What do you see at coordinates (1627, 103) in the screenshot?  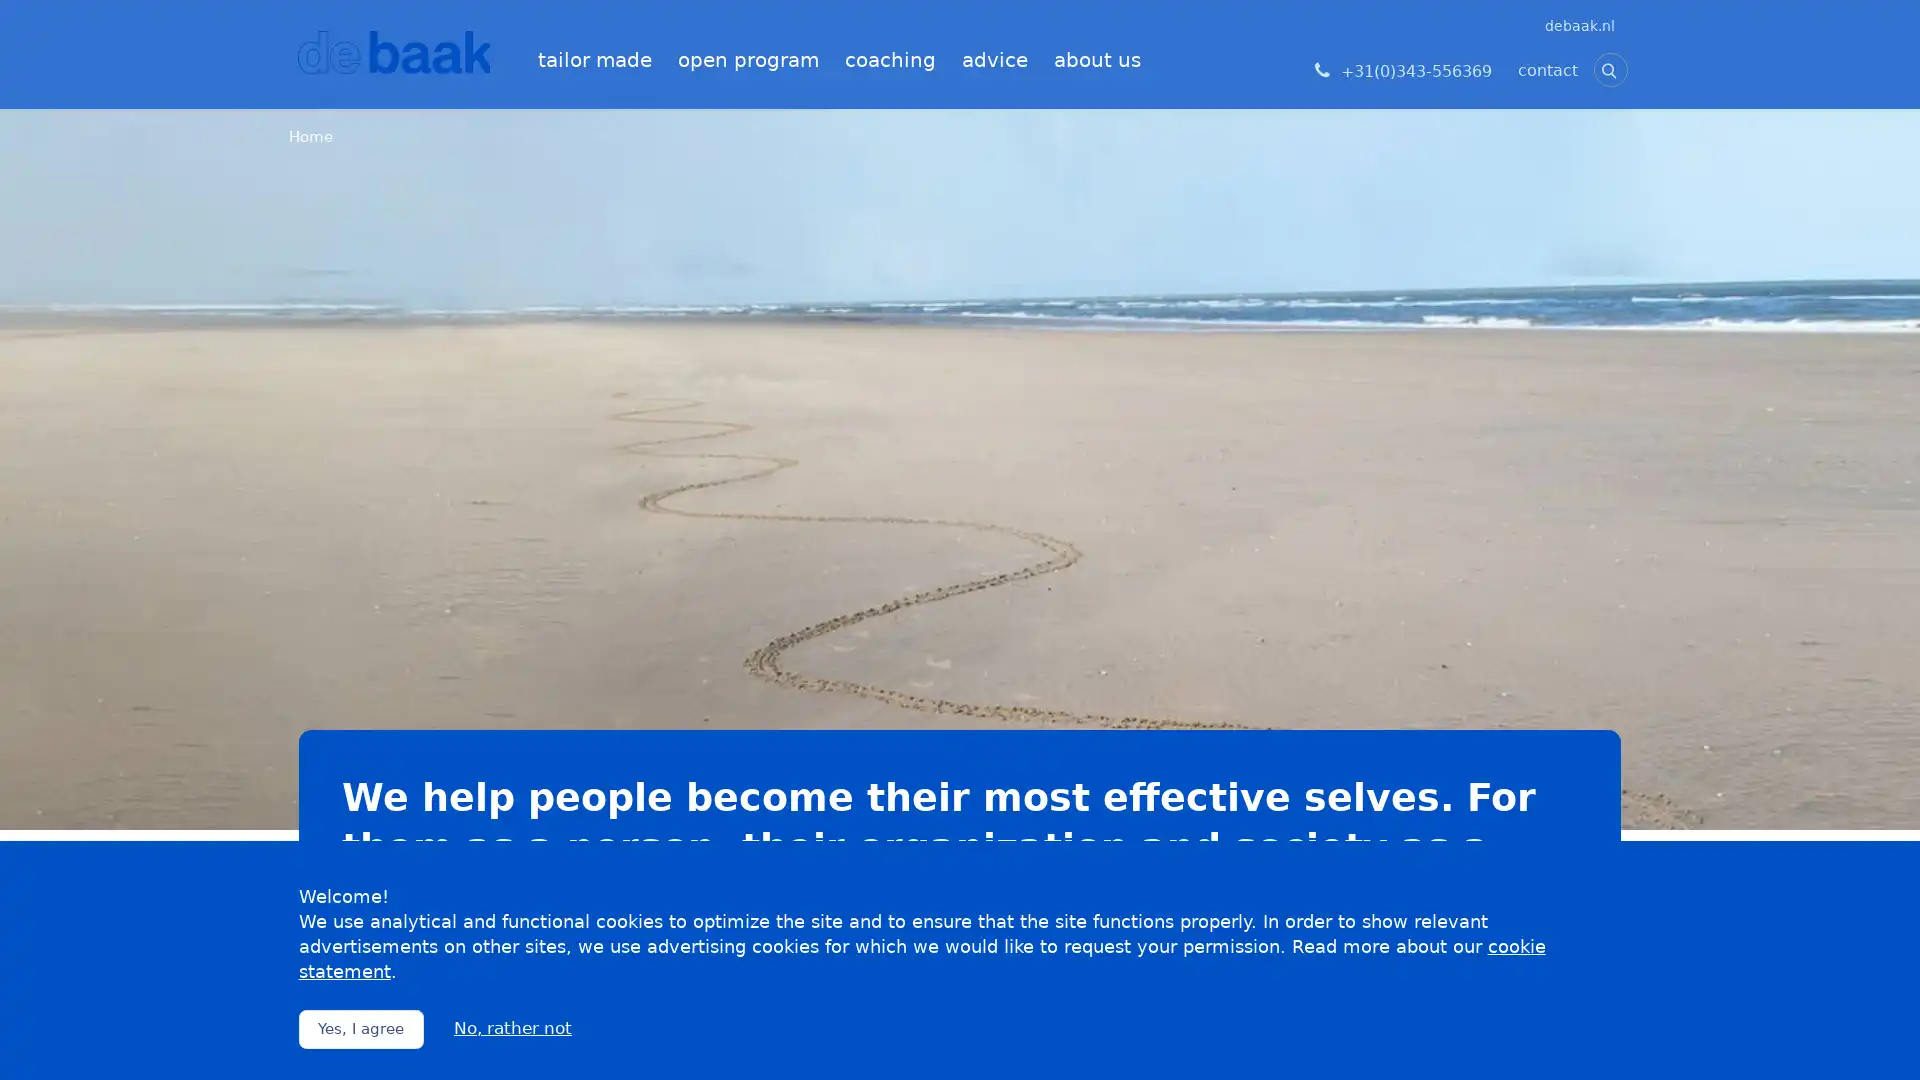 I see `Zoeken` at bounding box center [1627, 103].